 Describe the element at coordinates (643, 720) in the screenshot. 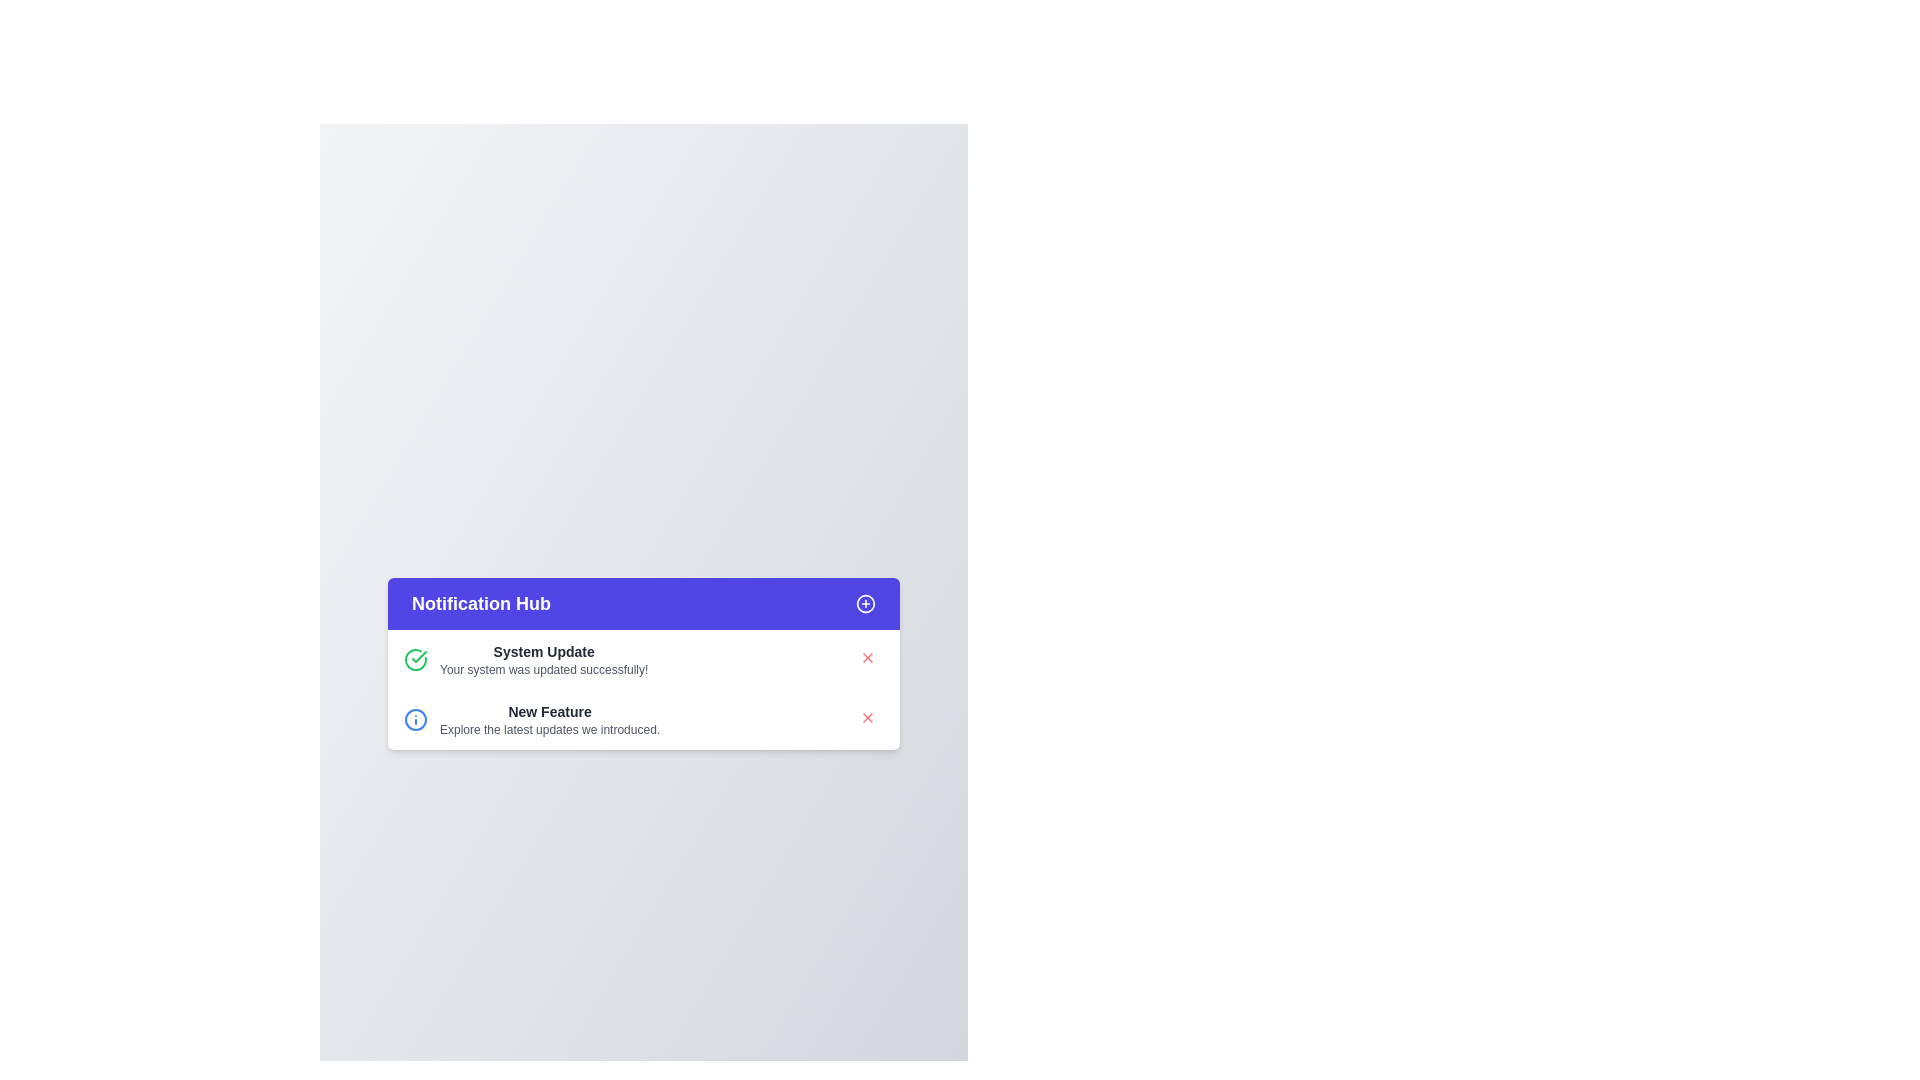

I see `the informational icon of the second notification entry in the 'Notification Hub' section to view details` at that location.